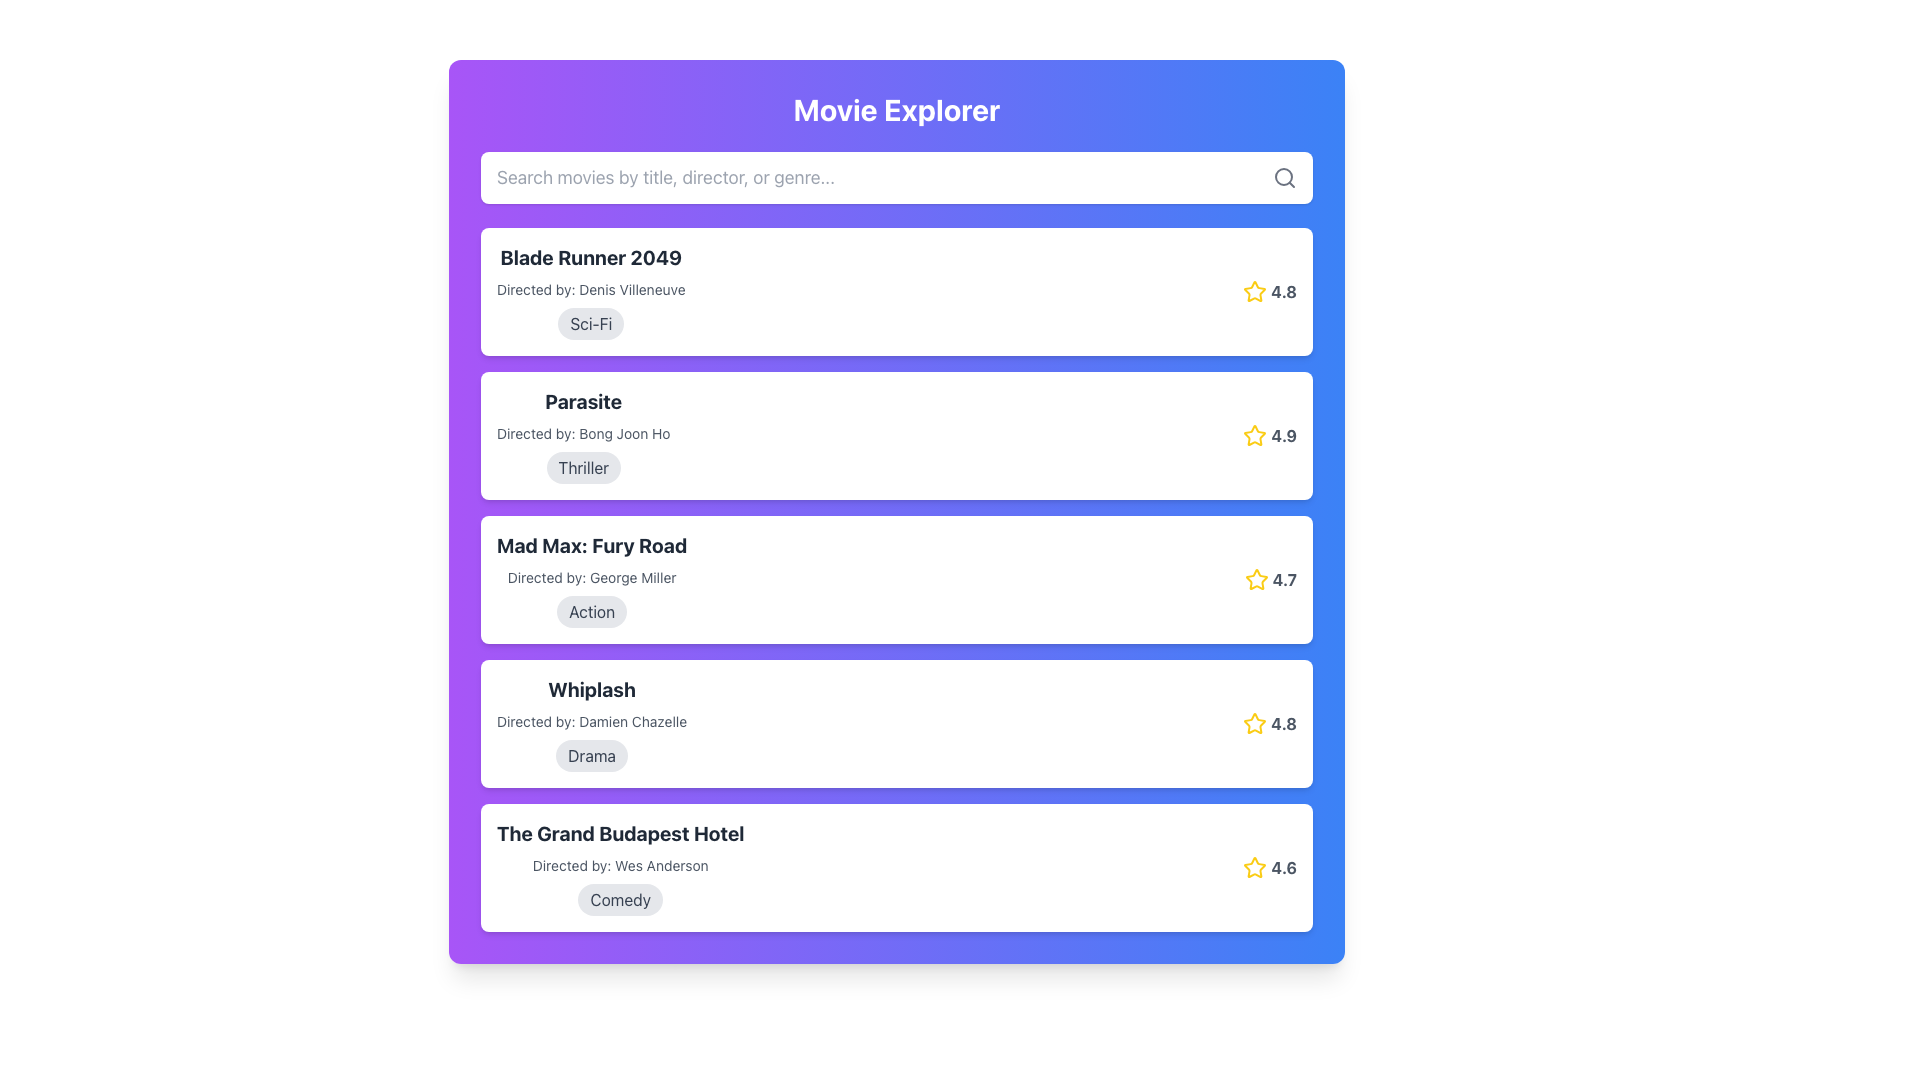  What do you see at coordinates (1254, 723) in the screenshot?
I see `the yellow star icon associated with the rating system for the 'Whiplash' movie entry in the 'Movie Explorer' interface, located next to the rating score of '4.8'` at bounding box center [1254, 723].